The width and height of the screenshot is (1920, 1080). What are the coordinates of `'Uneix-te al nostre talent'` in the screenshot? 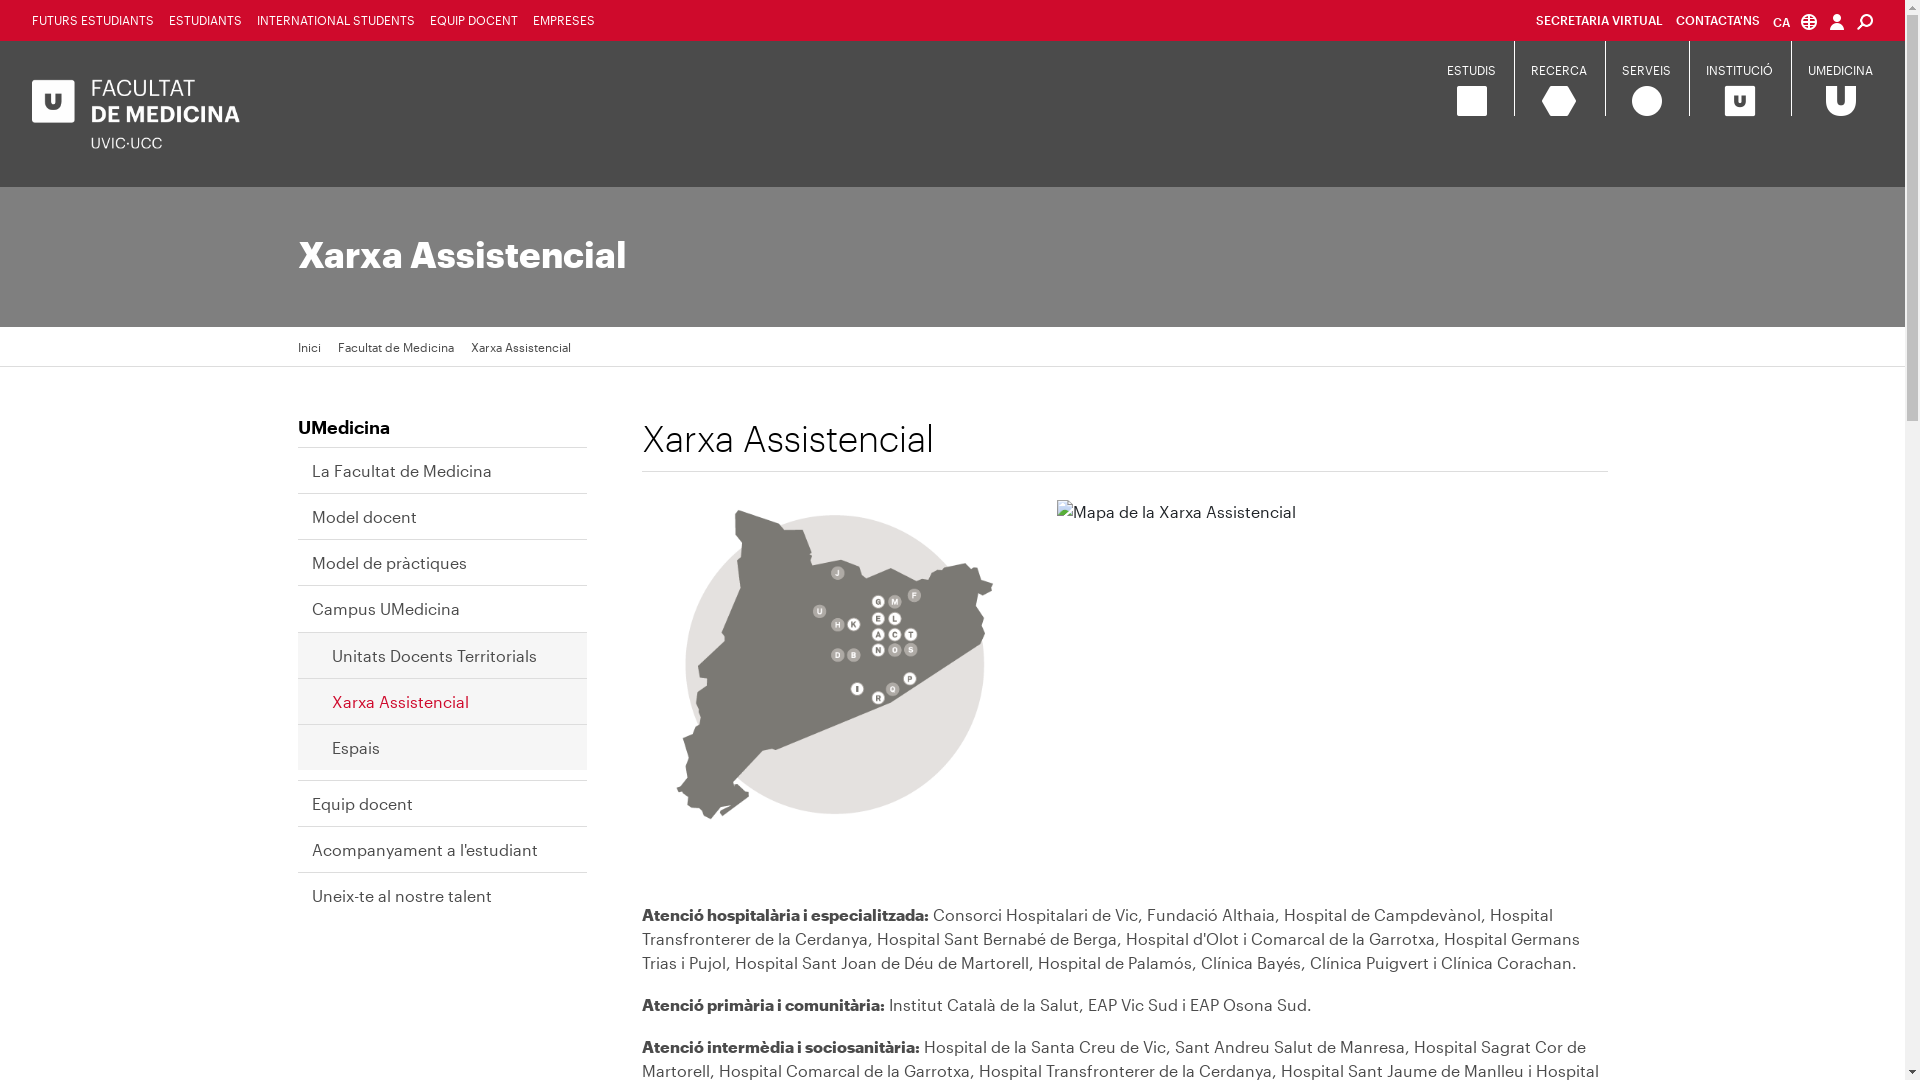 It's located at (311, 894).